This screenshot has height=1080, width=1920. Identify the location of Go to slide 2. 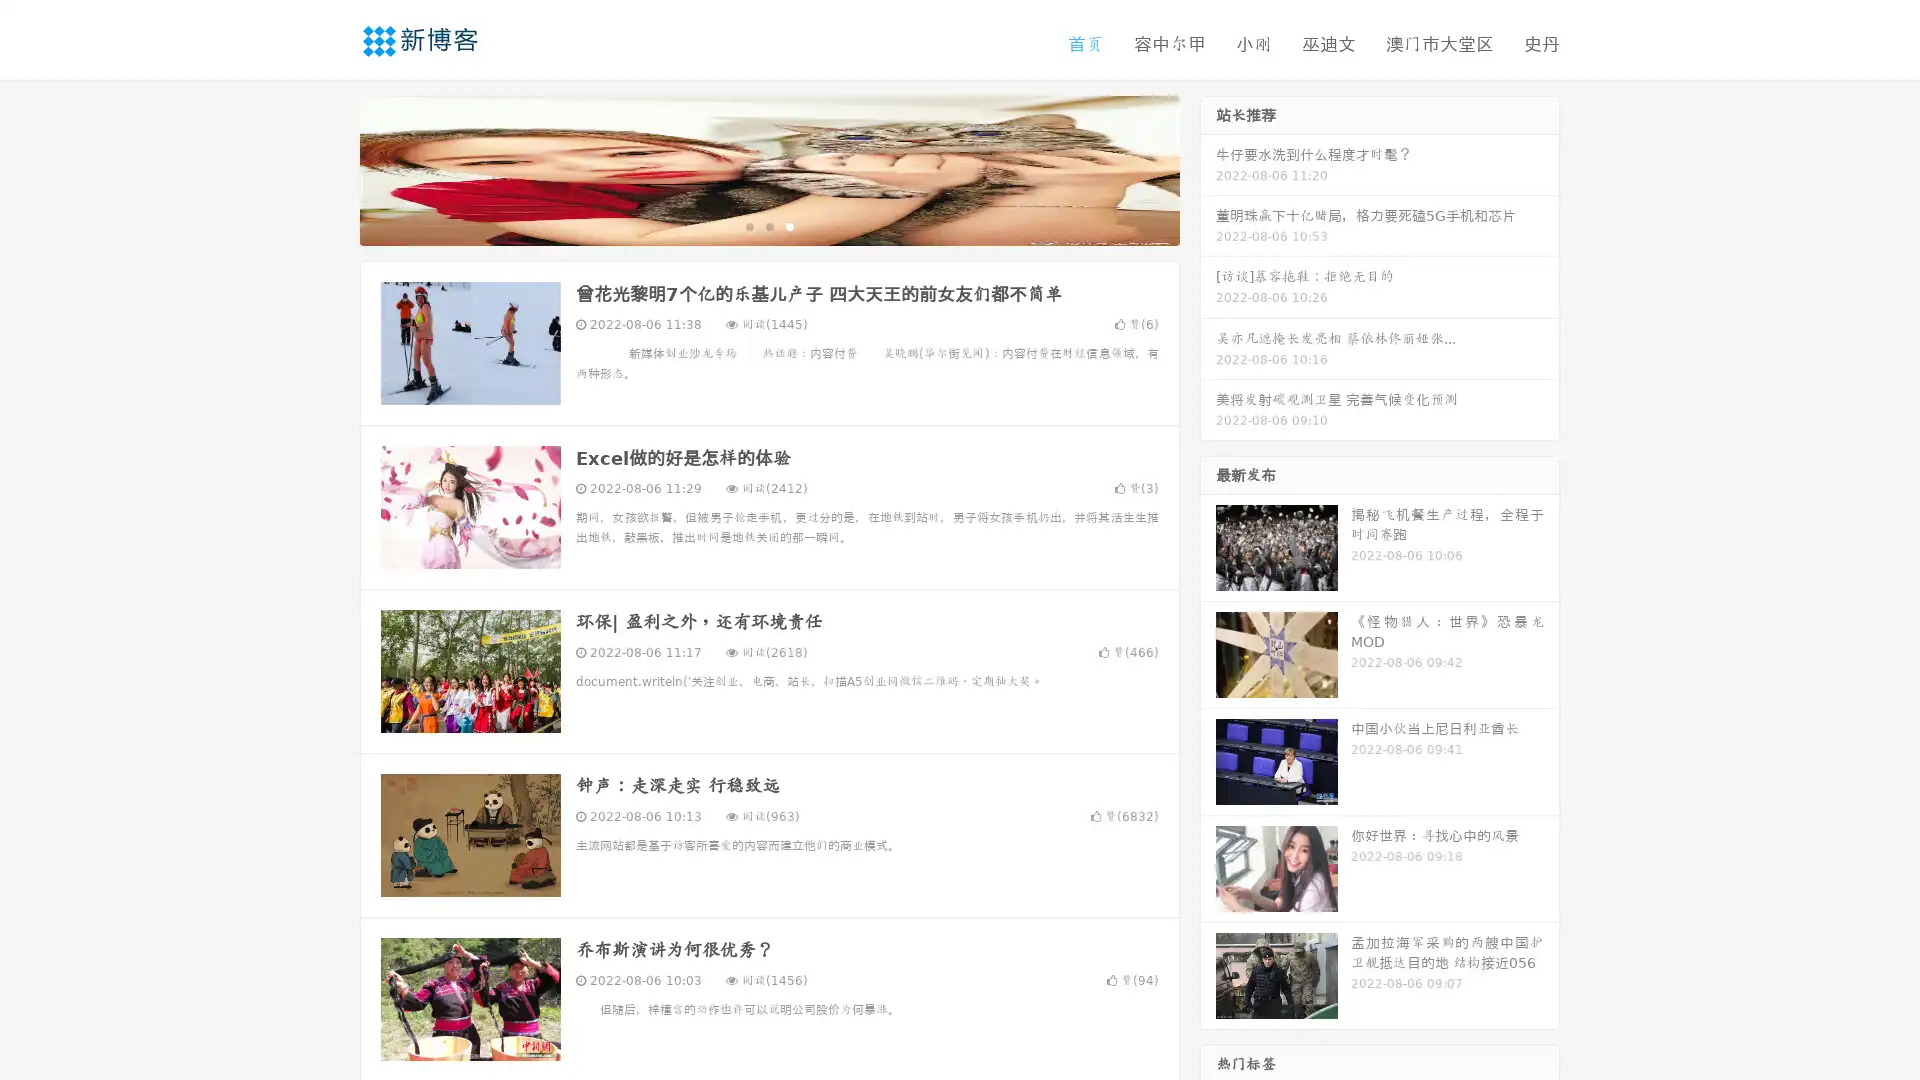
(768, 225).